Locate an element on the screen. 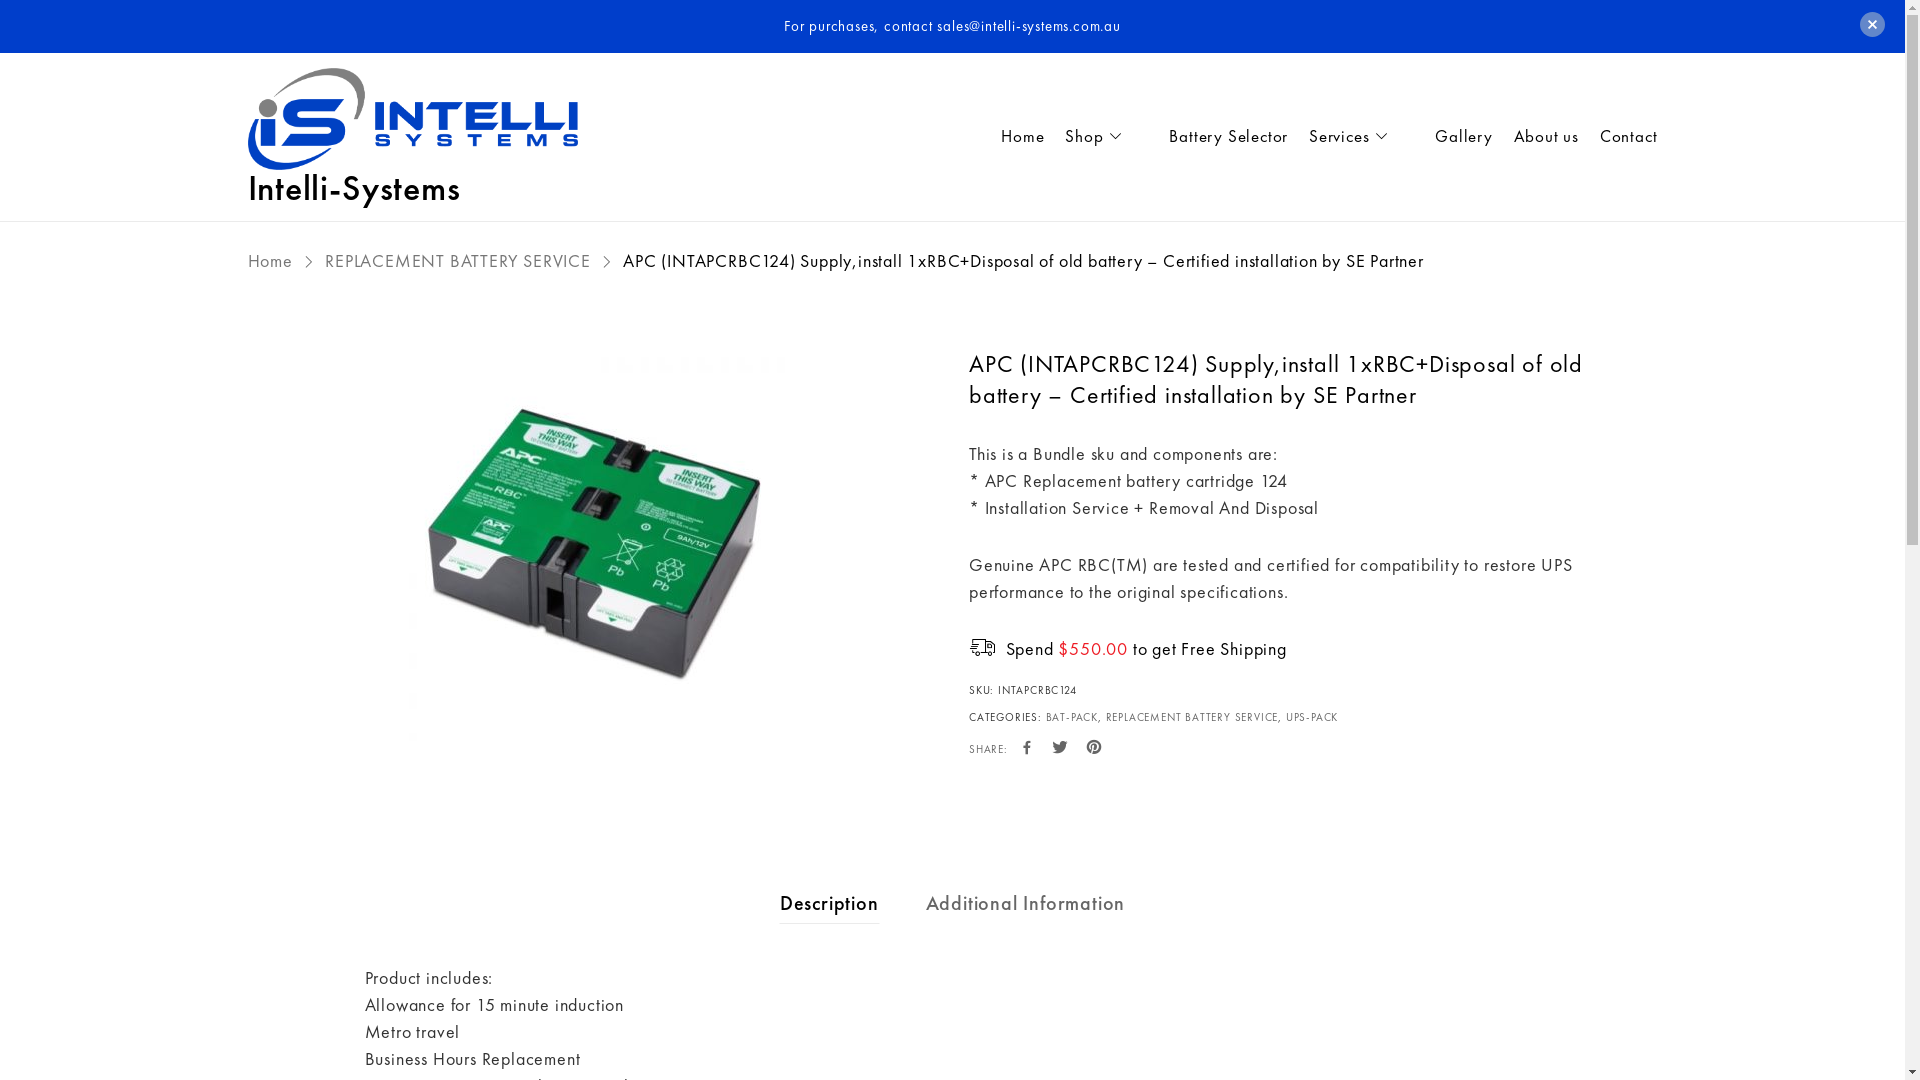 This screenshot has height=1080, width=1920. 'Intelli-Systems' is located at coordinates (354, 188).